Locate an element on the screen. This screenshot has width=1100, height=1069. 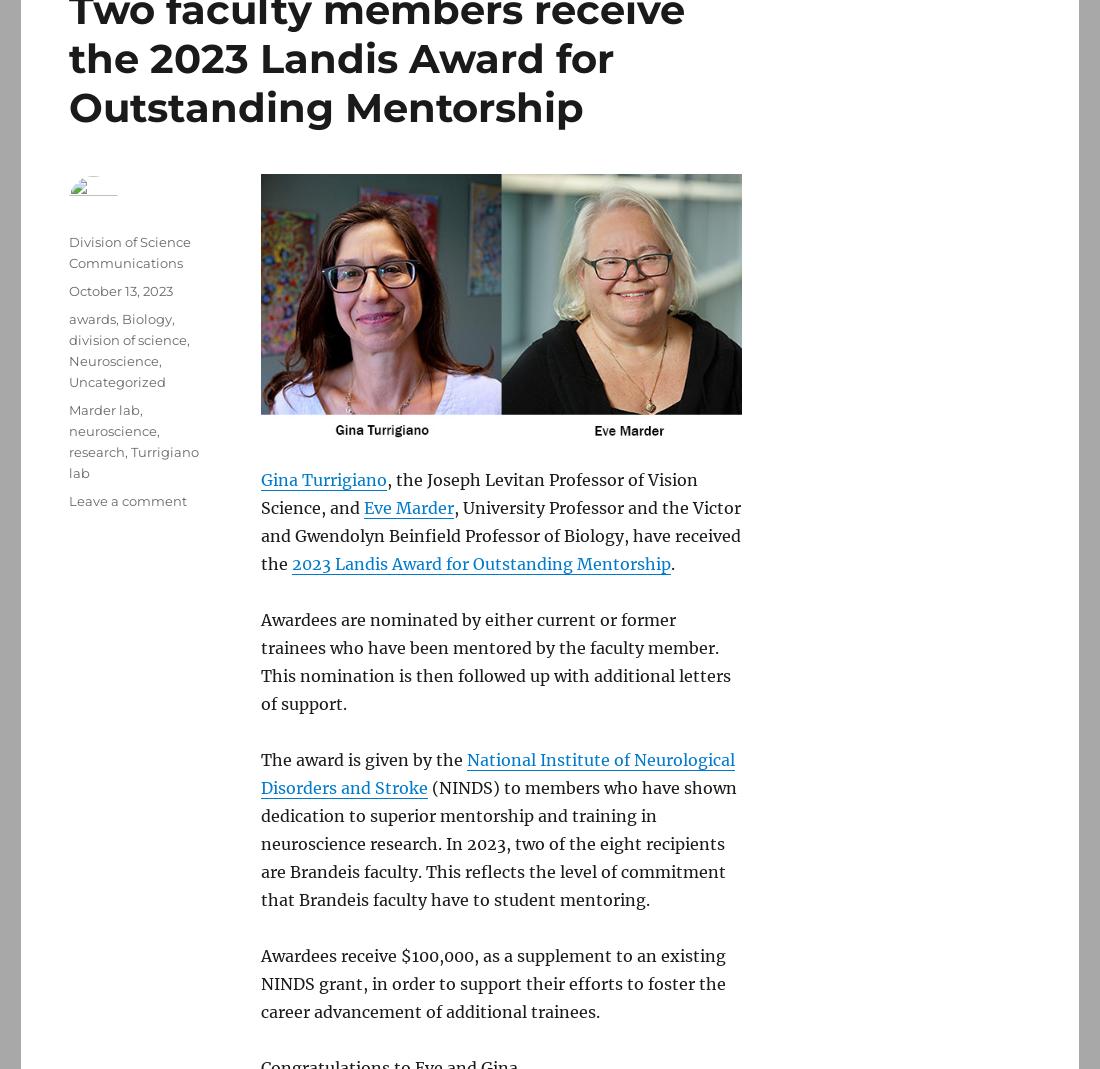
'Awardees are nominated by either current or former trainees who have been mentored by the faculty member. This nomination is then followed up with additional letters of support.' is located at coordinates (495, 661).